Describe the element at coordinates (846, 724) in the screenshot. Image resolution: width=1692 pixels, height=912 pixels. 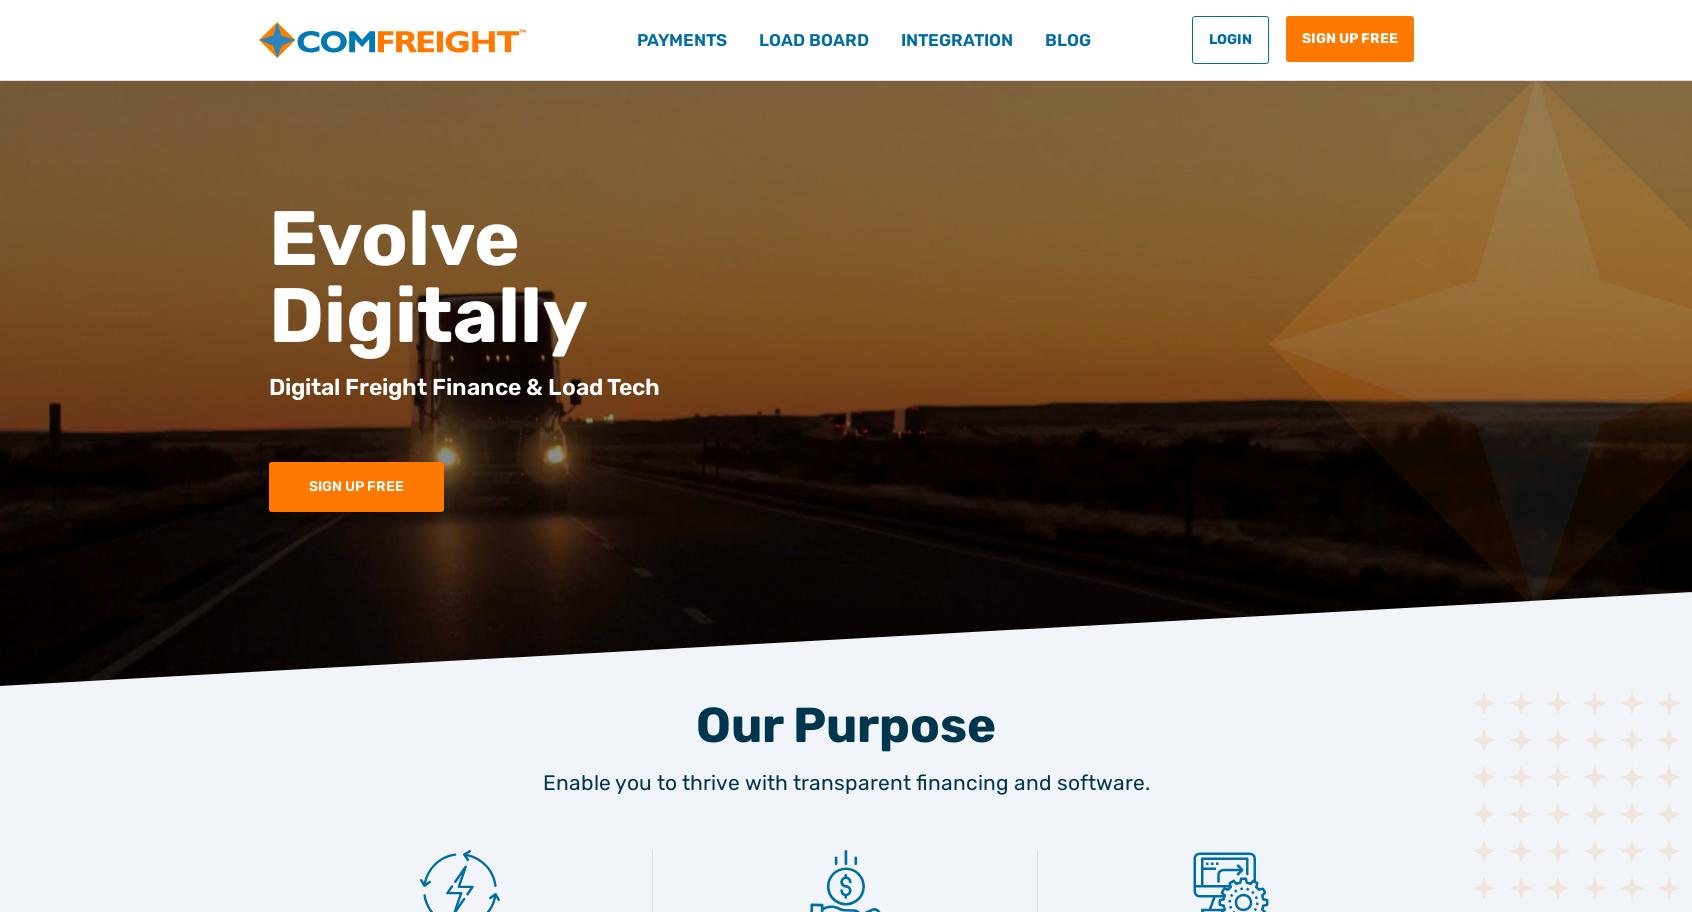
I see `'Our Purpose'` at that location.